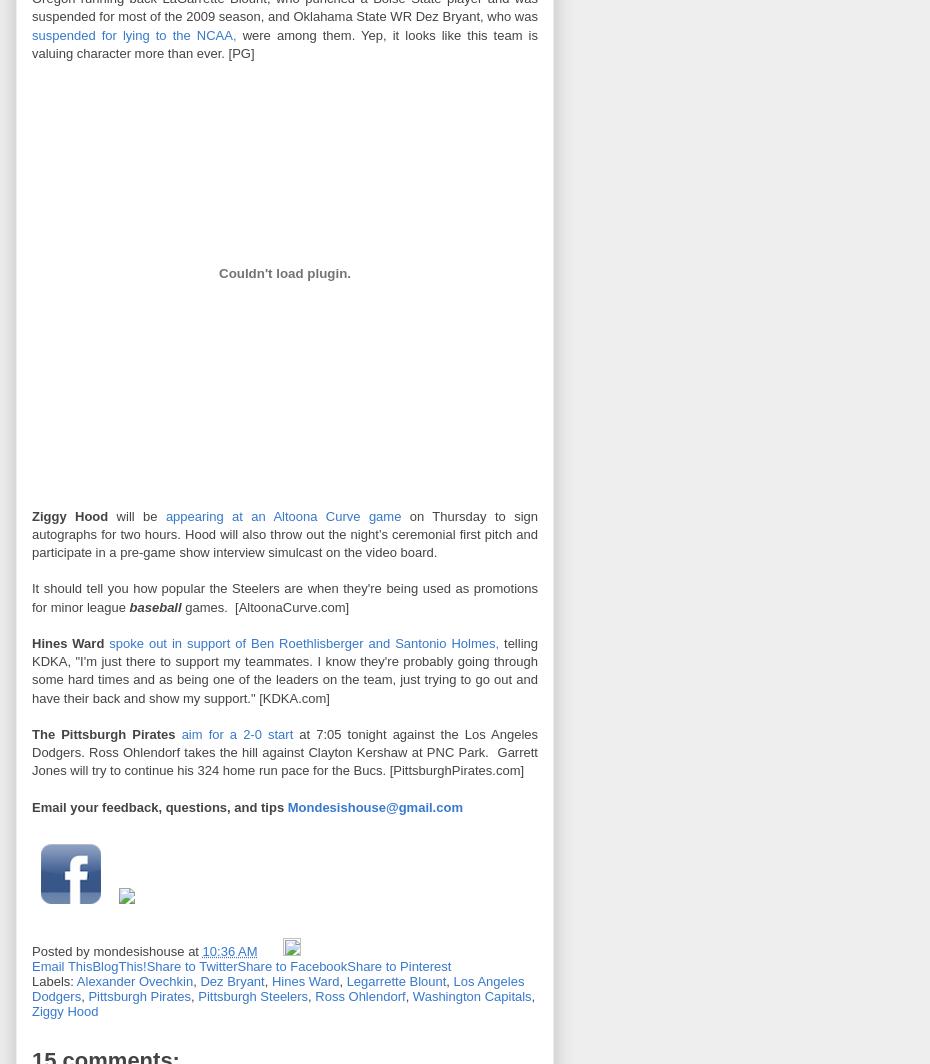 The height and width of the screenshot is (1064, 930). I want to click on 'on Thursday to sign autographs for two hours. Hood will also throw out the night’s ceremonial first pitch and participate in a  pre-game show interview simulcast on the video board.', so click(285, 534).